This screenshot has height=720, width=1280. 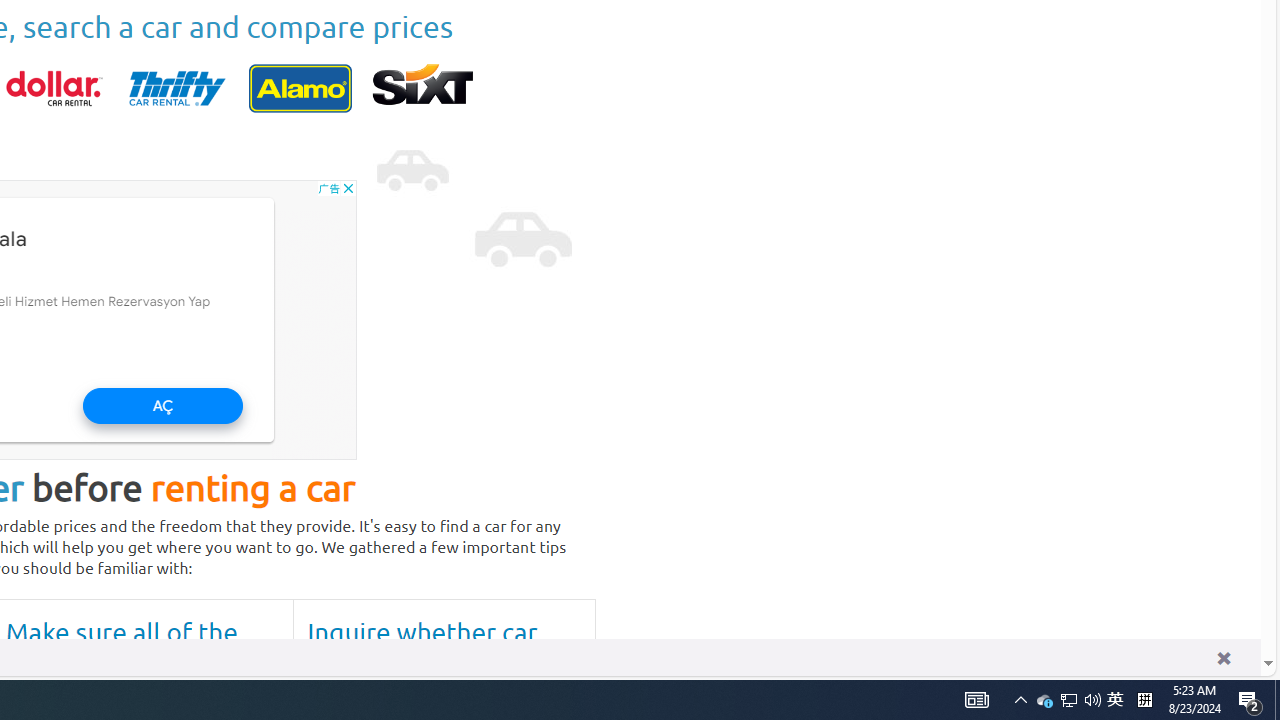 What do you see at coordinates (422, 87) in the screenshot?
I see `'sixt'` at bounding box center [422, 87].